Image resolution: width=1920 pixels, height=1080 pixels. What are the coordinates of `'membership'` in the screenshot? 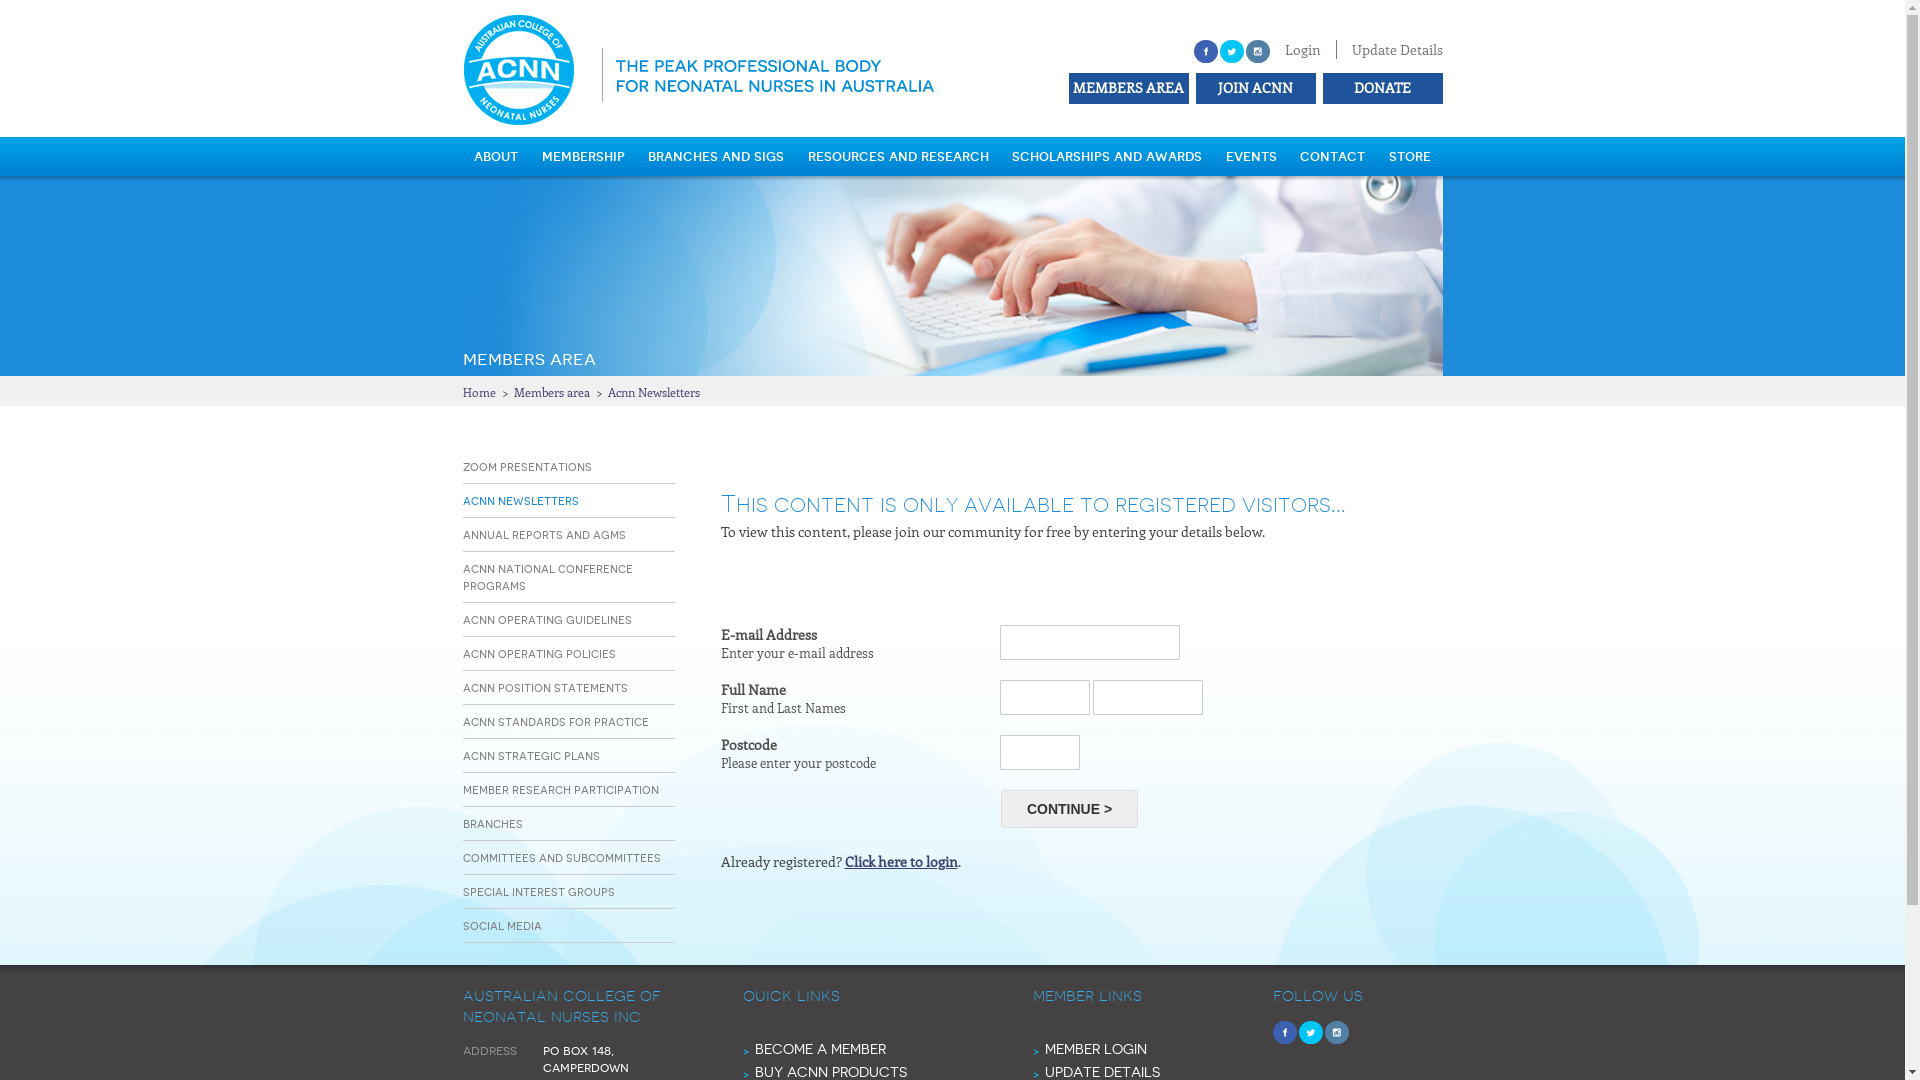 It's located at (582, 155).